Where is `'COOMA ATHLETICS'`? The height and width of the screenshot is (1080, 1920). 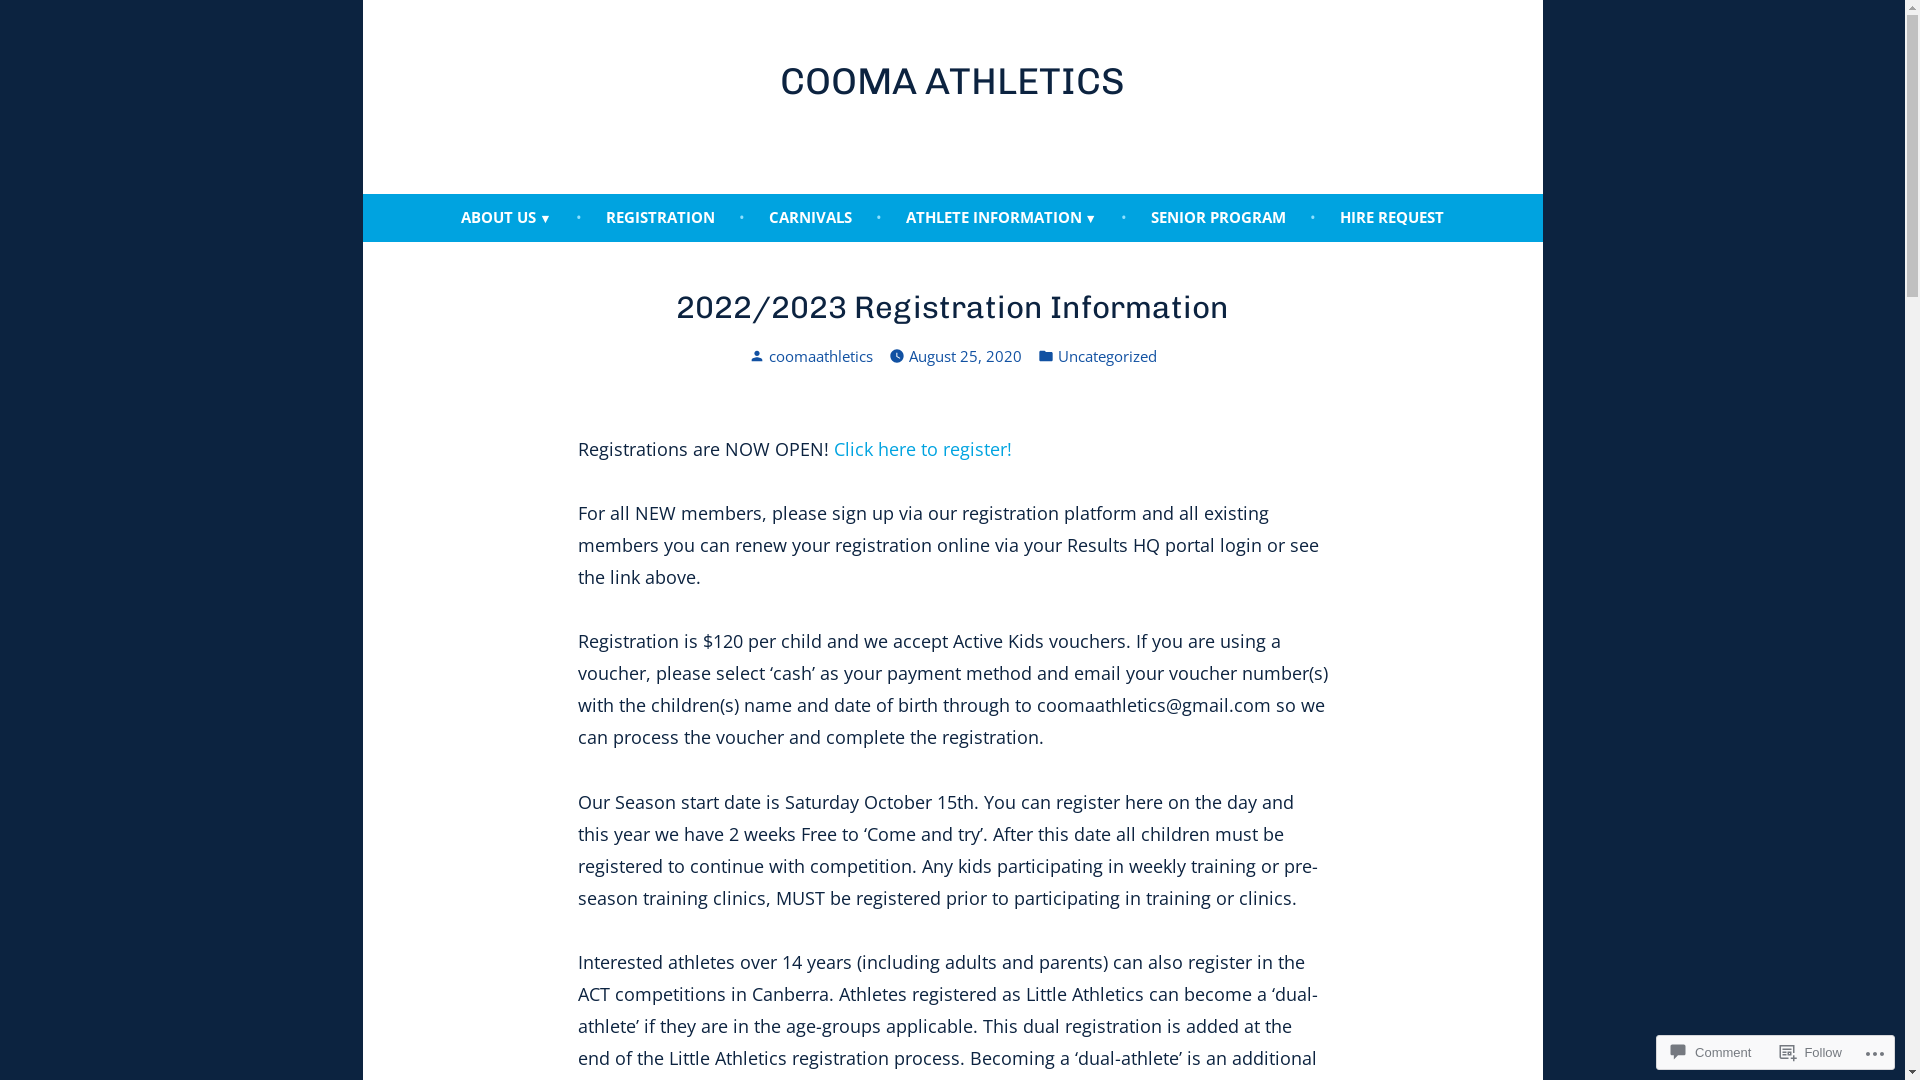 'COOMA ATHLETICS' is located at coordinates (951, 80).